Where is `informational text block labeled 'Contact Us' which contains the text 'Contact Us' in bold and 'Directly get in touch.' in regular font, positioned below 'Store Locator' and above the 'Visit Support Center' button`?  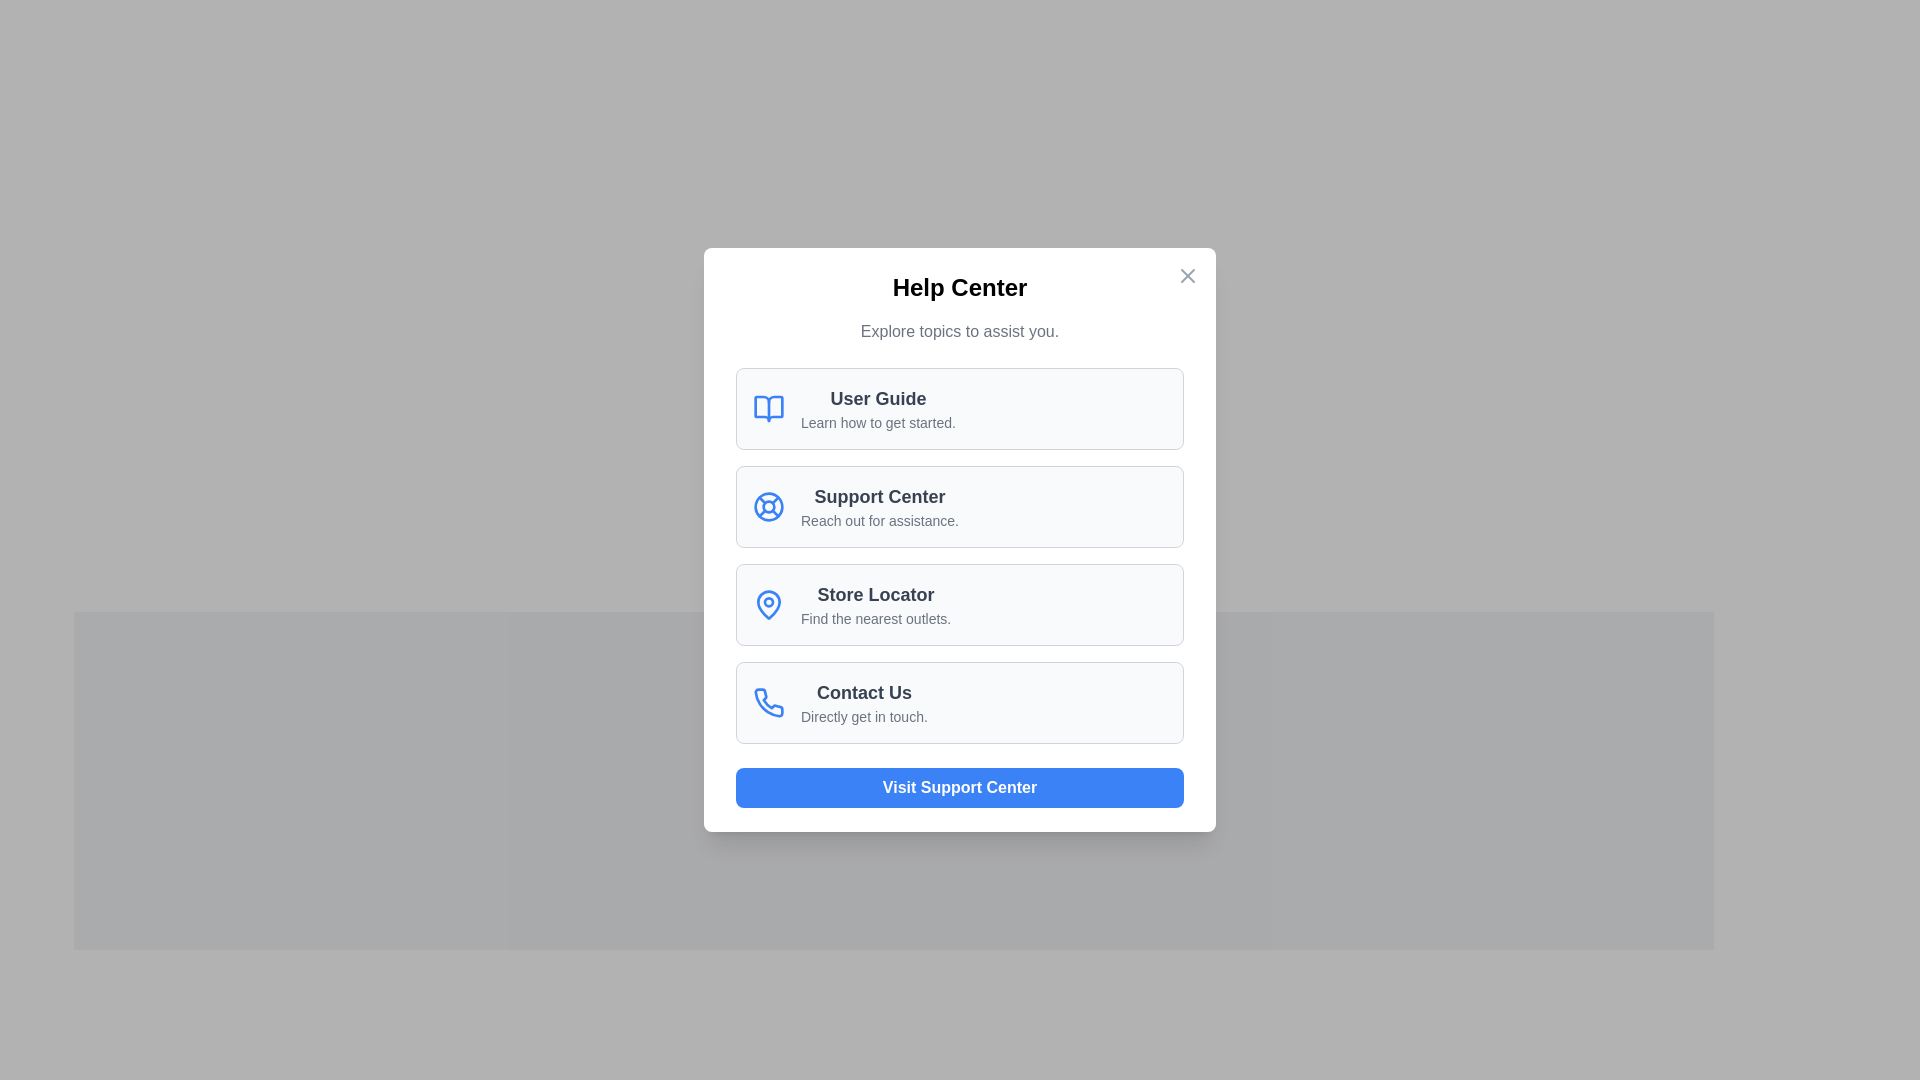 informational text block labeled 'Contact Us' which contains the text 'Contact Us' in bold and 'Directly get in touch.' in regular font, positioned below 'Store Locator' and above the 'Visit Support Center' button is located at coordinates (864, 701).